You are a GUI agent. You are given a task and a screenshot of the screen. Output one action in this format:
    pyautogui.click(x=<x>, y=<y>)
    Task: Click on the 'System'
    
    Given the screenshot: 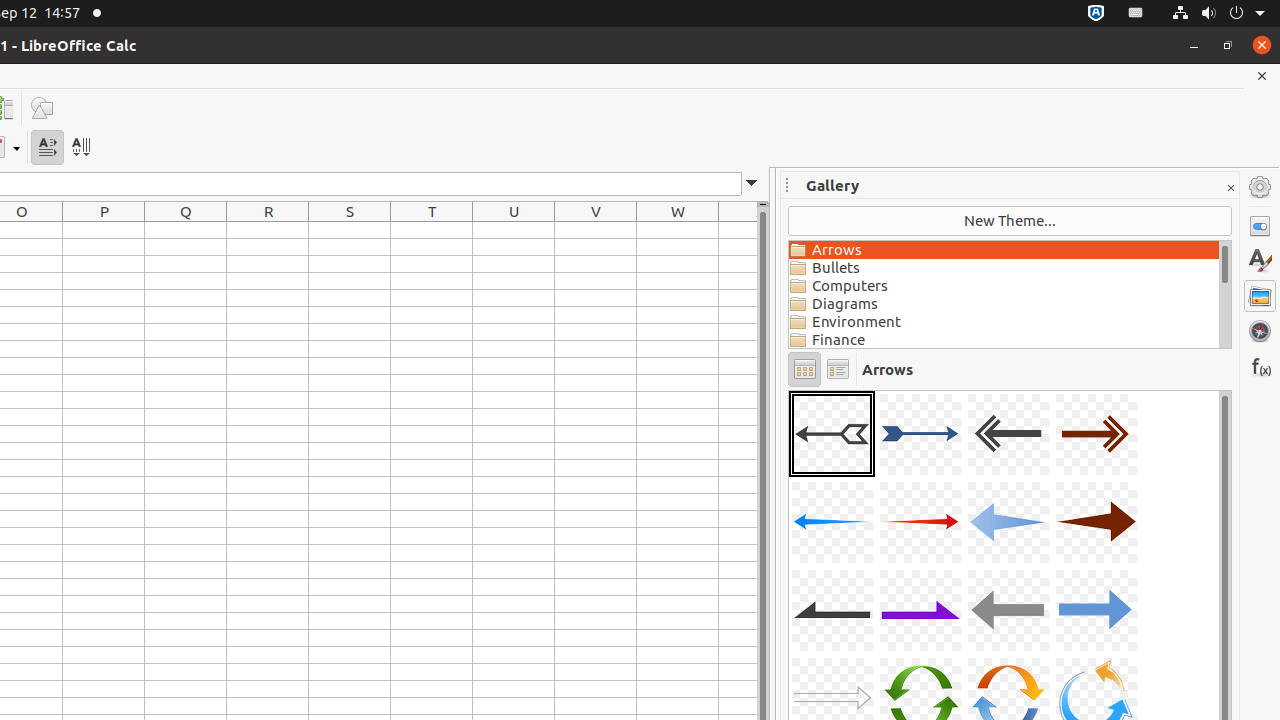 What is the action you would take?
    pyautogui.click(x=1217, y=13)
    